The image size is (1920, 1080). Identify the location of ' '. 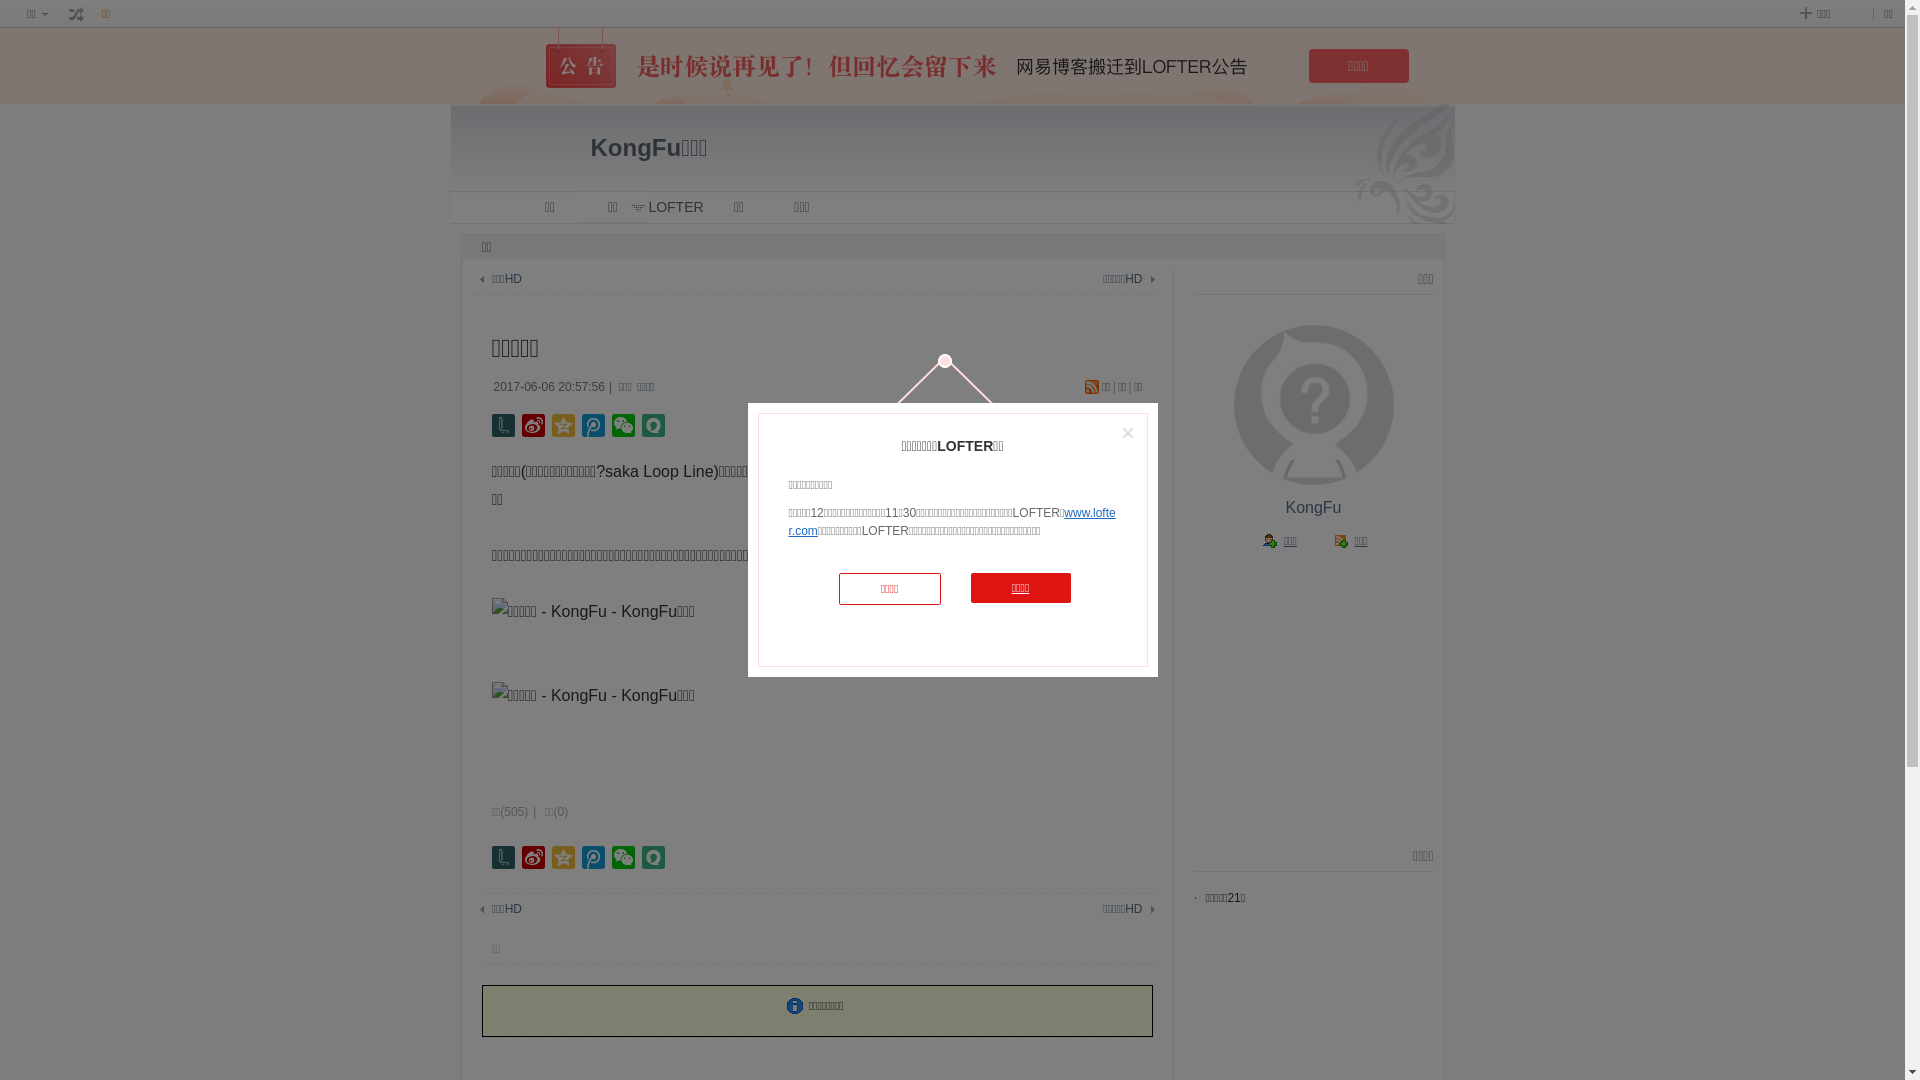
(76, 14).